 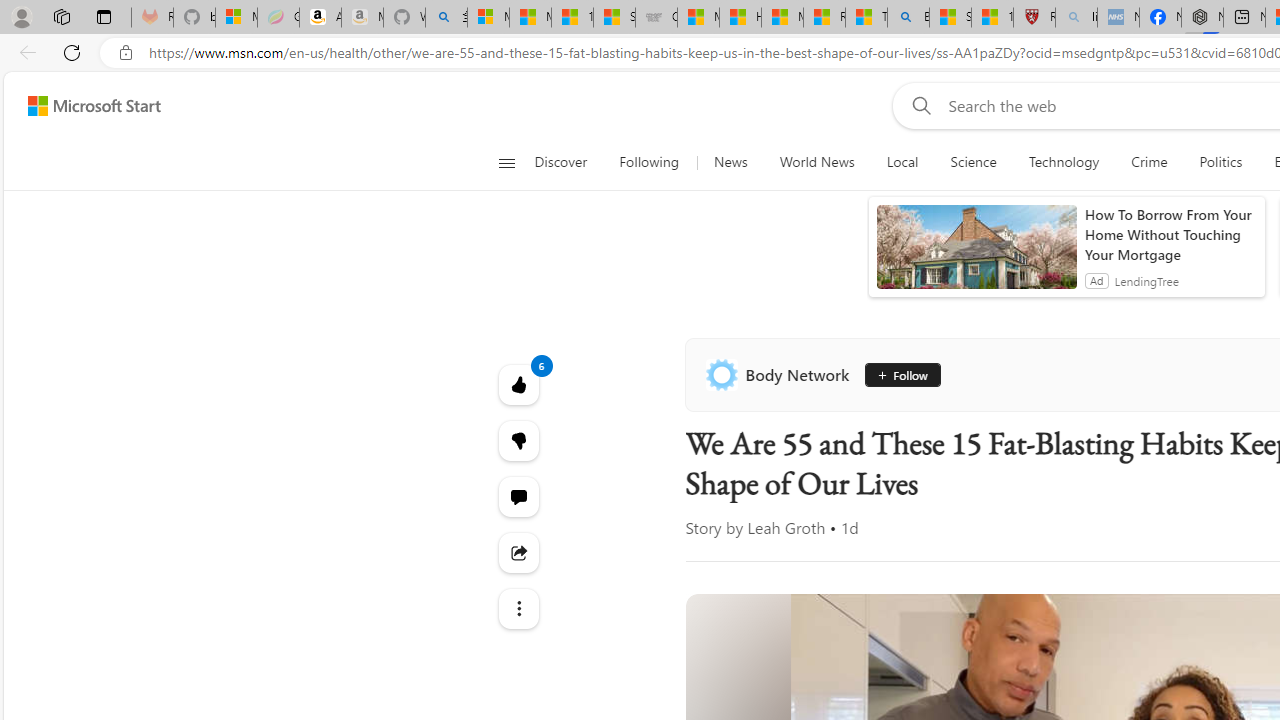 What do you see at coordinates (1146, 280) in the screenshot?
I see `'LendingTree'` at bounding box center [1146, 280].